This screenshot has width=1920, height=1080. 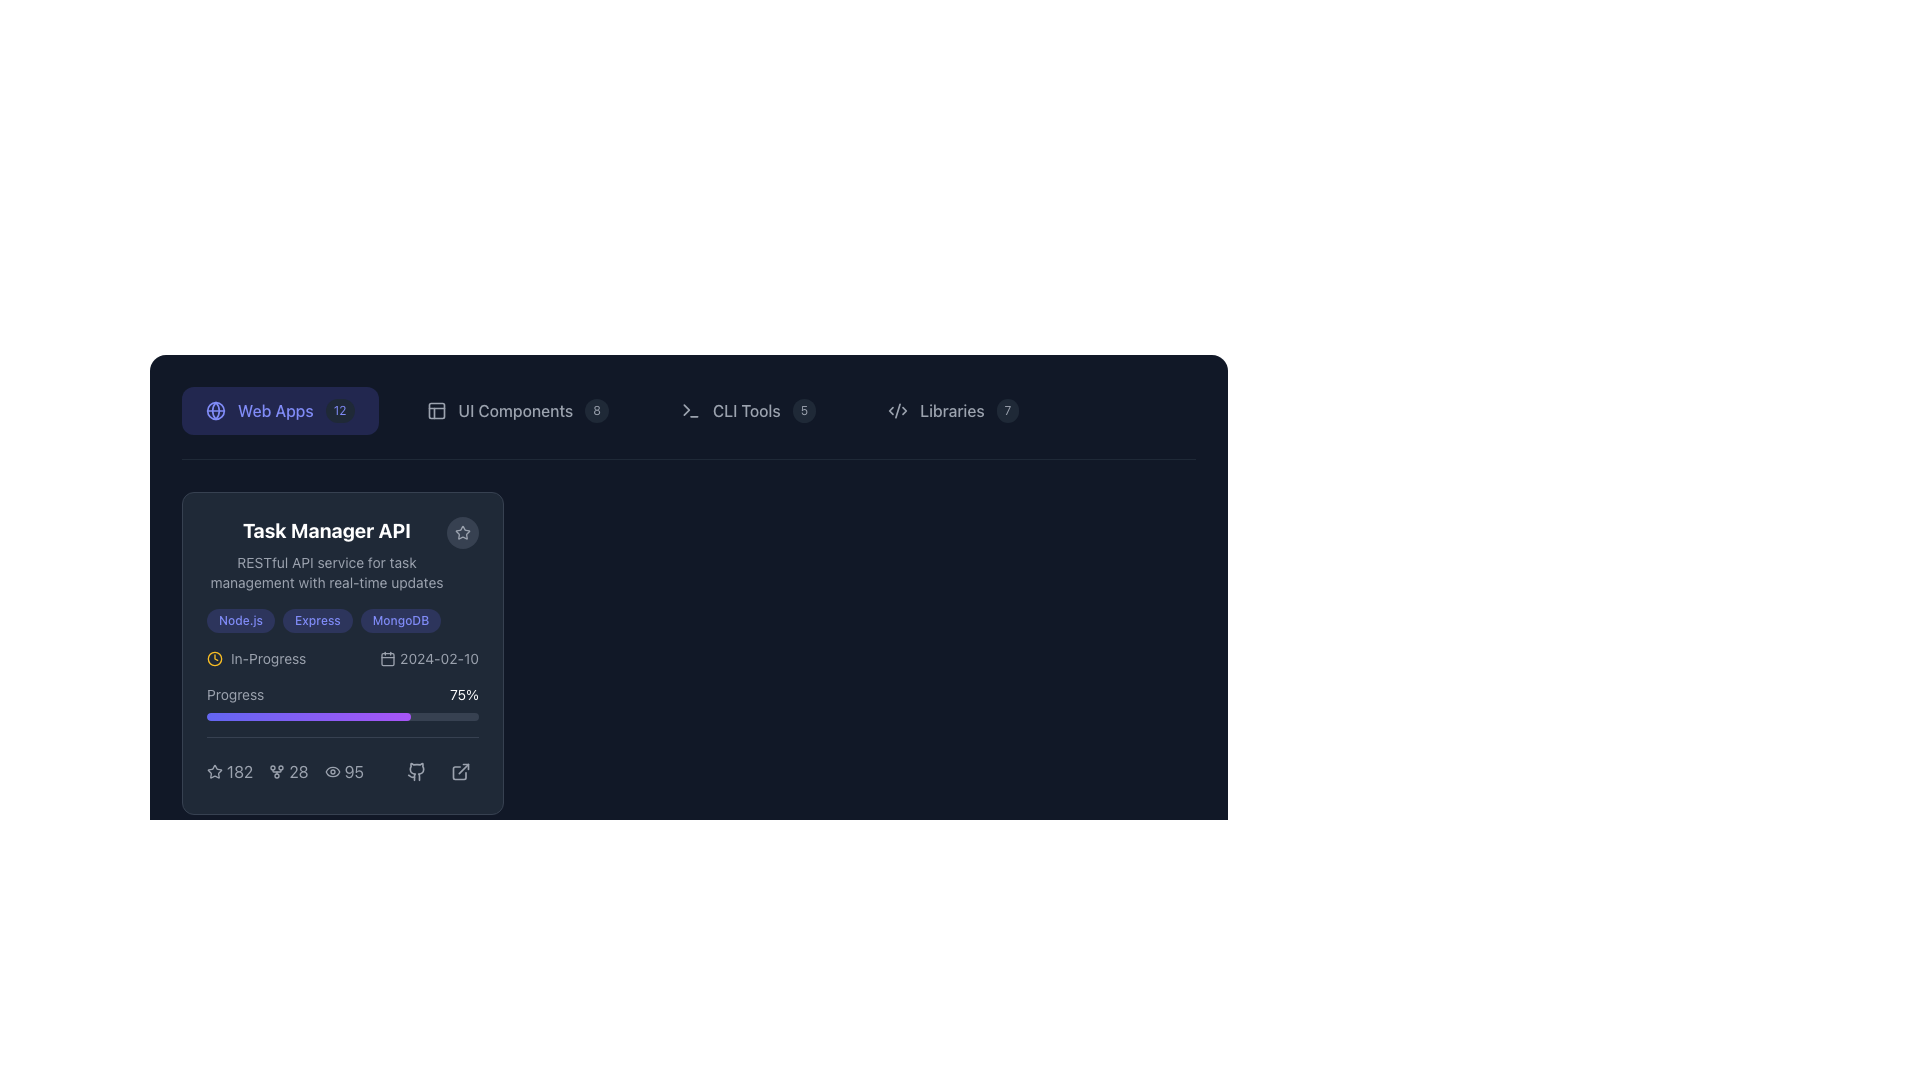 I want to click on text label 'CLI Tools' which is part of the horizontal navigation bar, located between a terminal icon and a badge showing the number '5', so click(x=745, y=410).